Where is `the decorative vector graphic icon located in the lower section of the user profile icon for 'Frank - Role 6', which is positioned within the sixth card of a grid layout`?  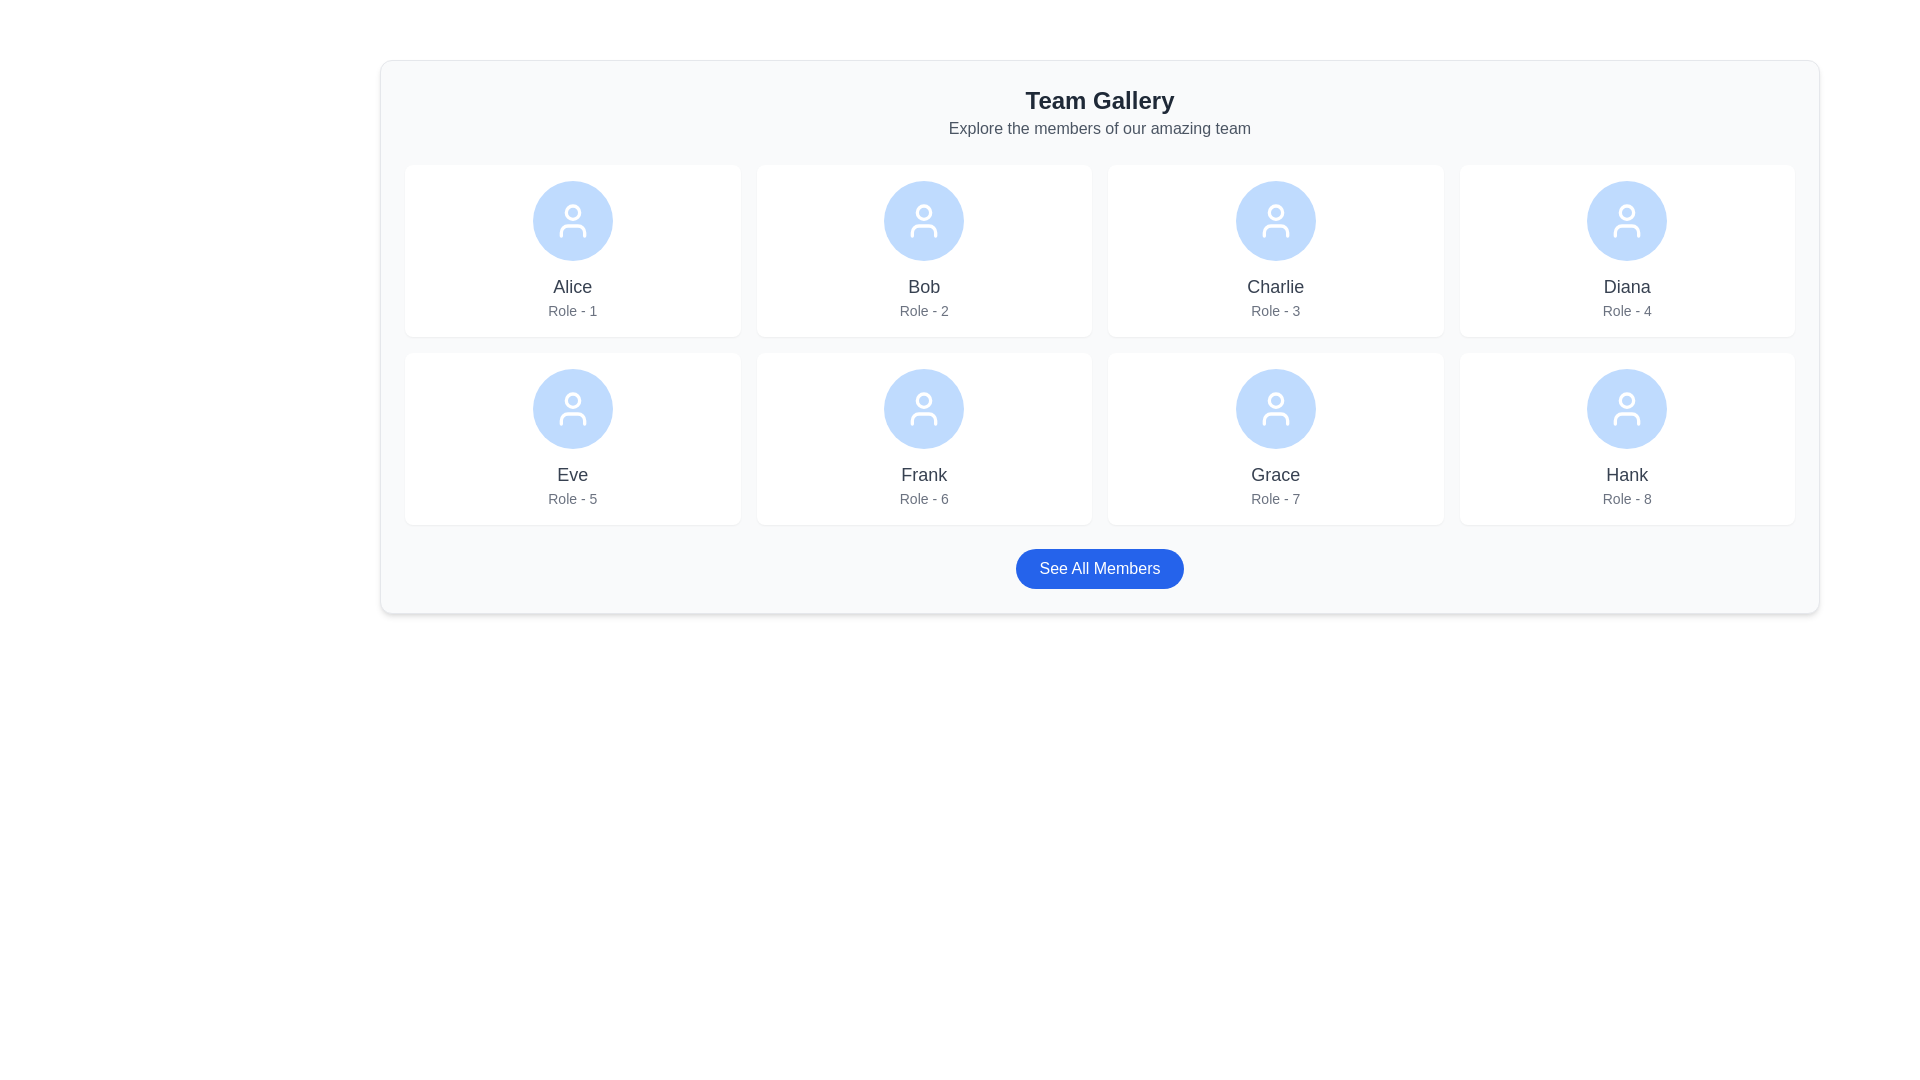
the decorative vector graphic icon located in the lower section of the user profile icon for 'Frank - Role 6', which is positioned within the sixth card of a grid layout is located at coordinates (923, 418).